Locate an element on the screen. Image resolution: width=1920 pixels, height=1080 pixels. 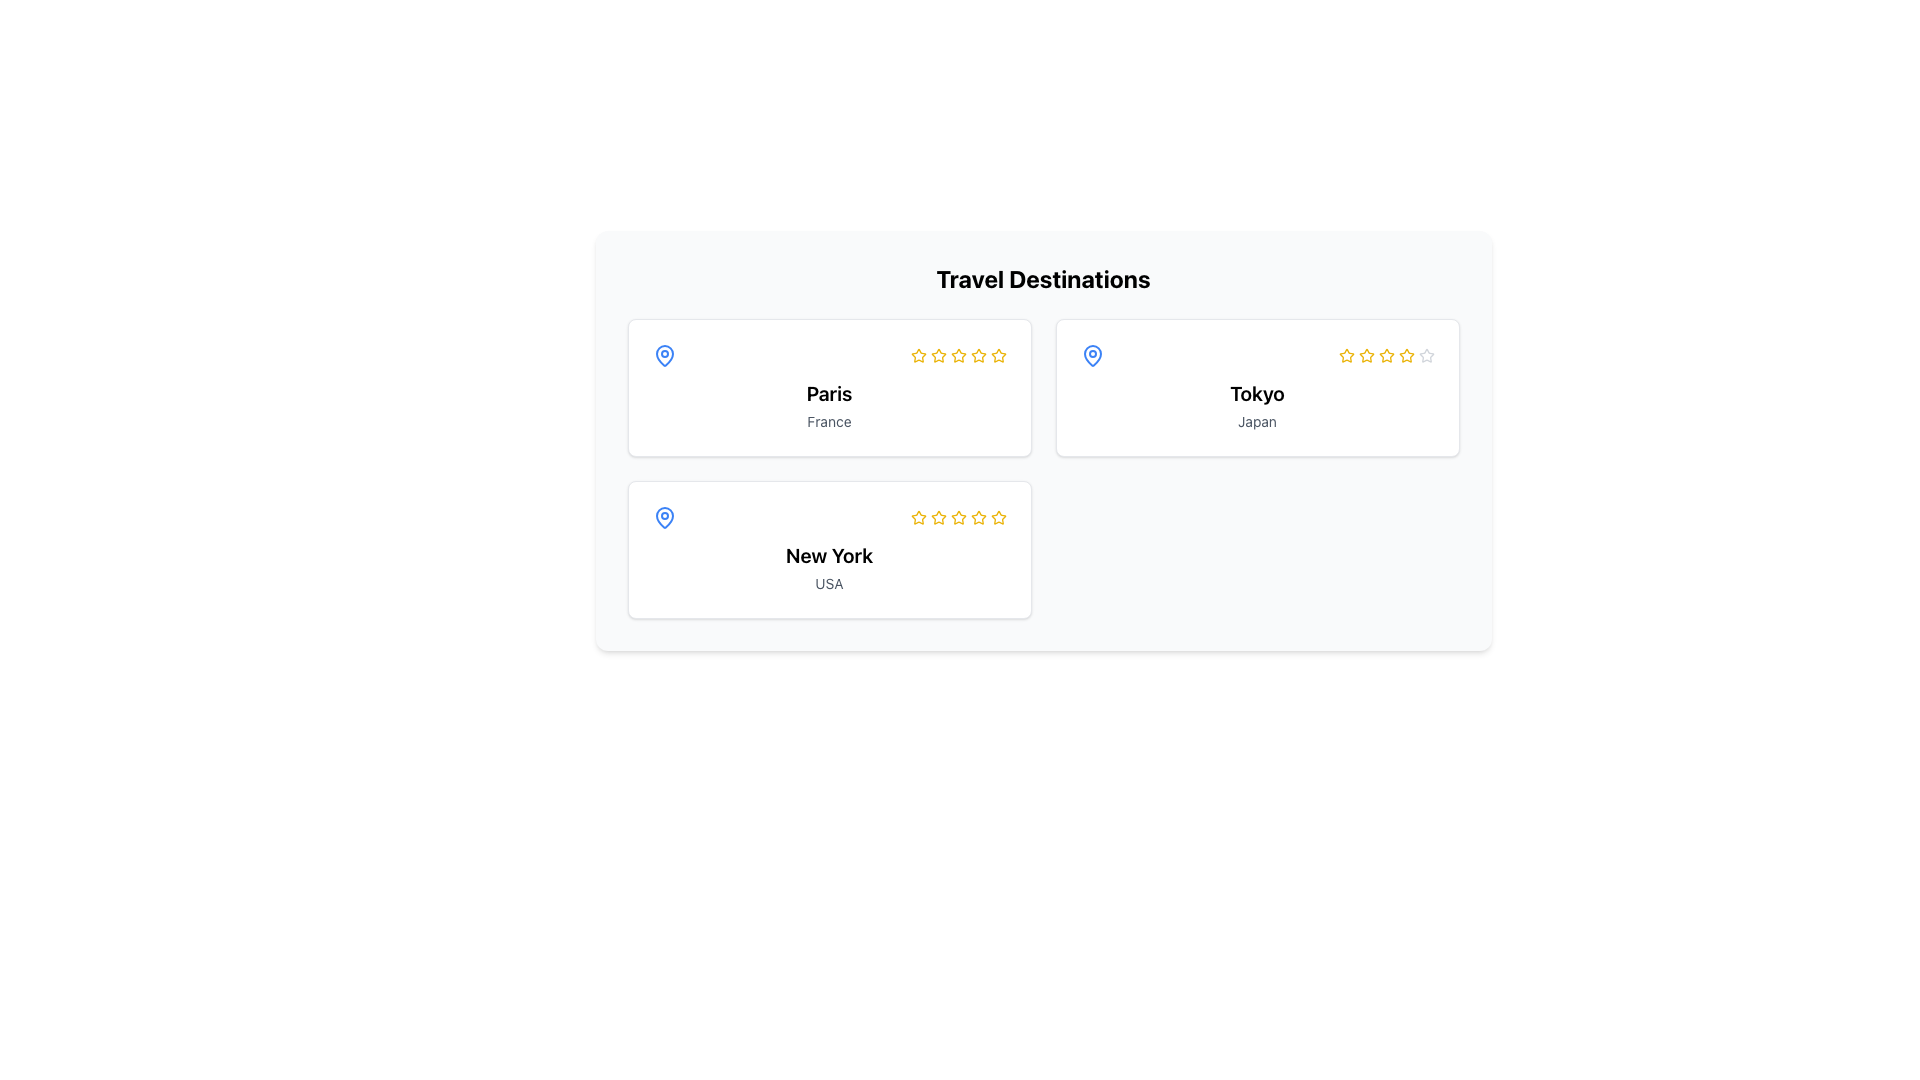
the third star in the 5-star rating system located in the bottom-left card for New York is located at coordinates (937, 516).